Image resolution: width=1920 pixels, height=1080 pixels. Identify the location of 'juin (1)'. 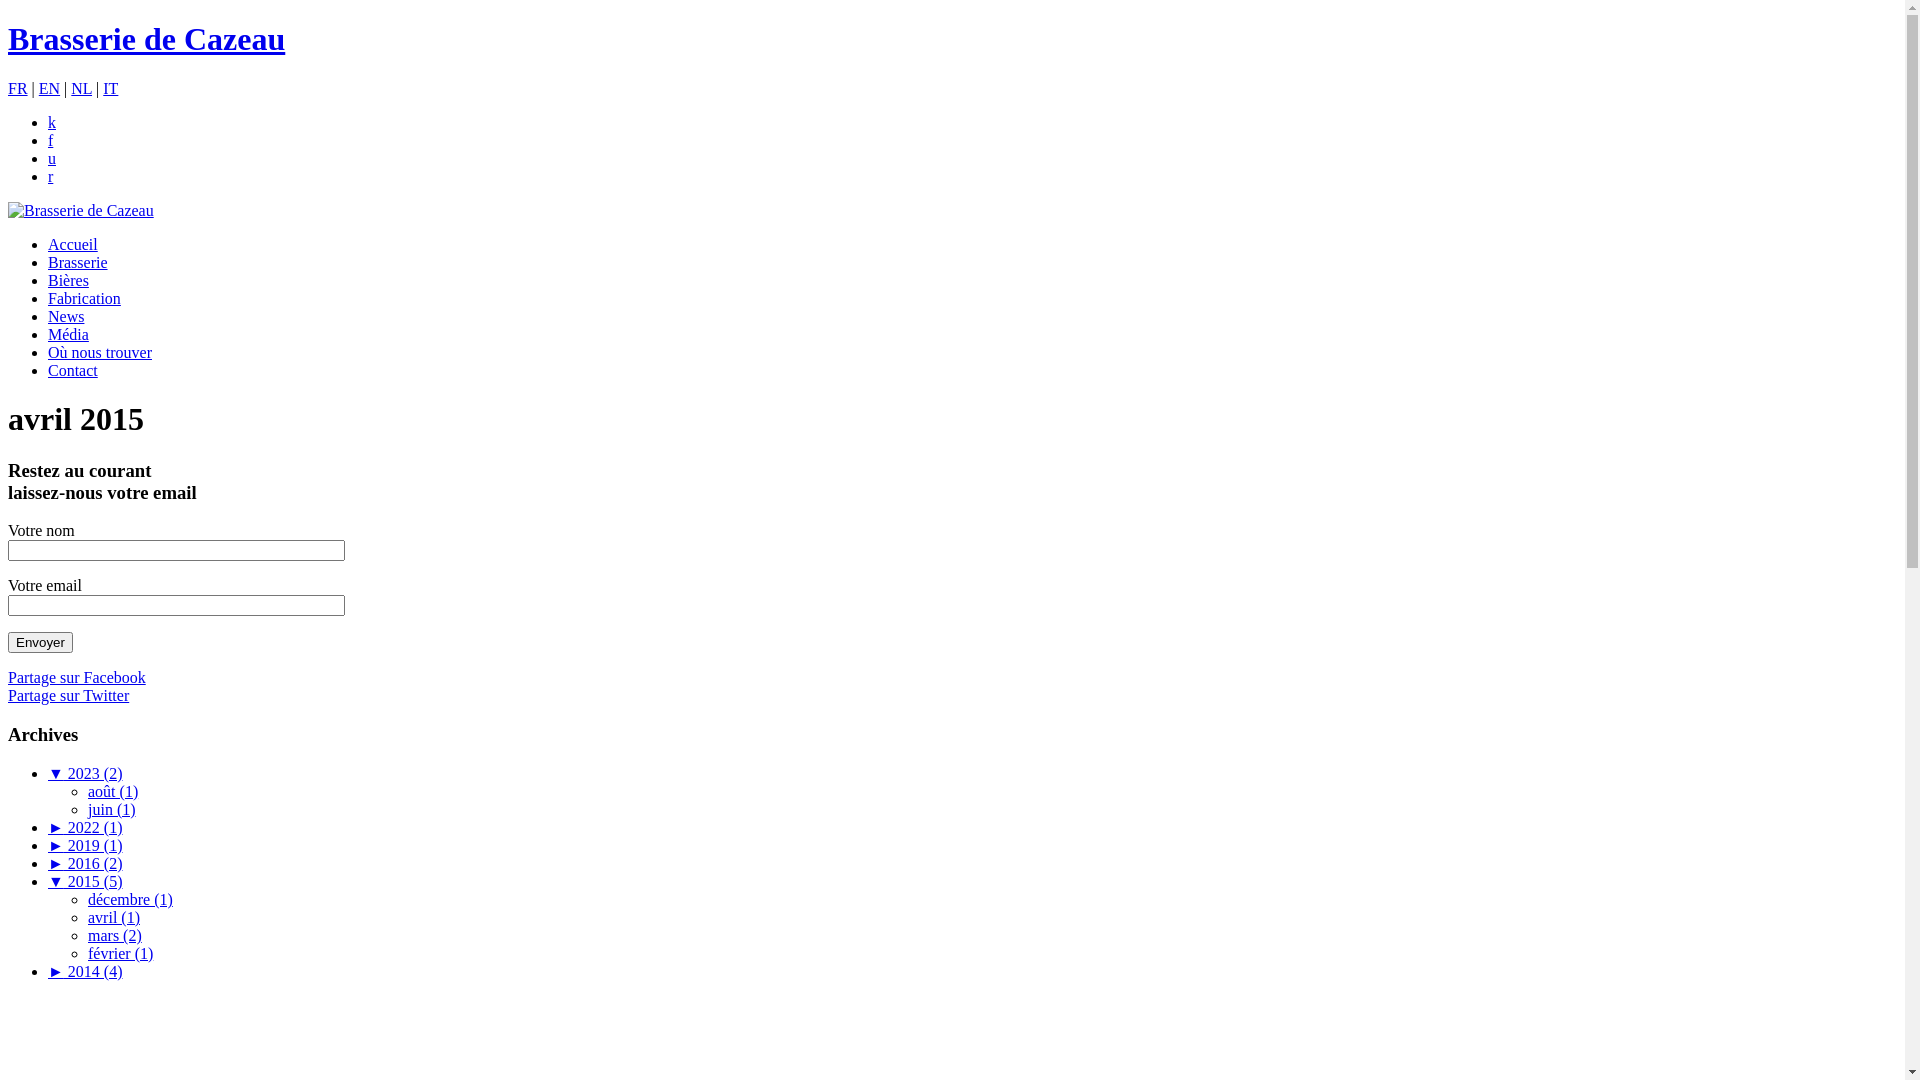
(110, 808).